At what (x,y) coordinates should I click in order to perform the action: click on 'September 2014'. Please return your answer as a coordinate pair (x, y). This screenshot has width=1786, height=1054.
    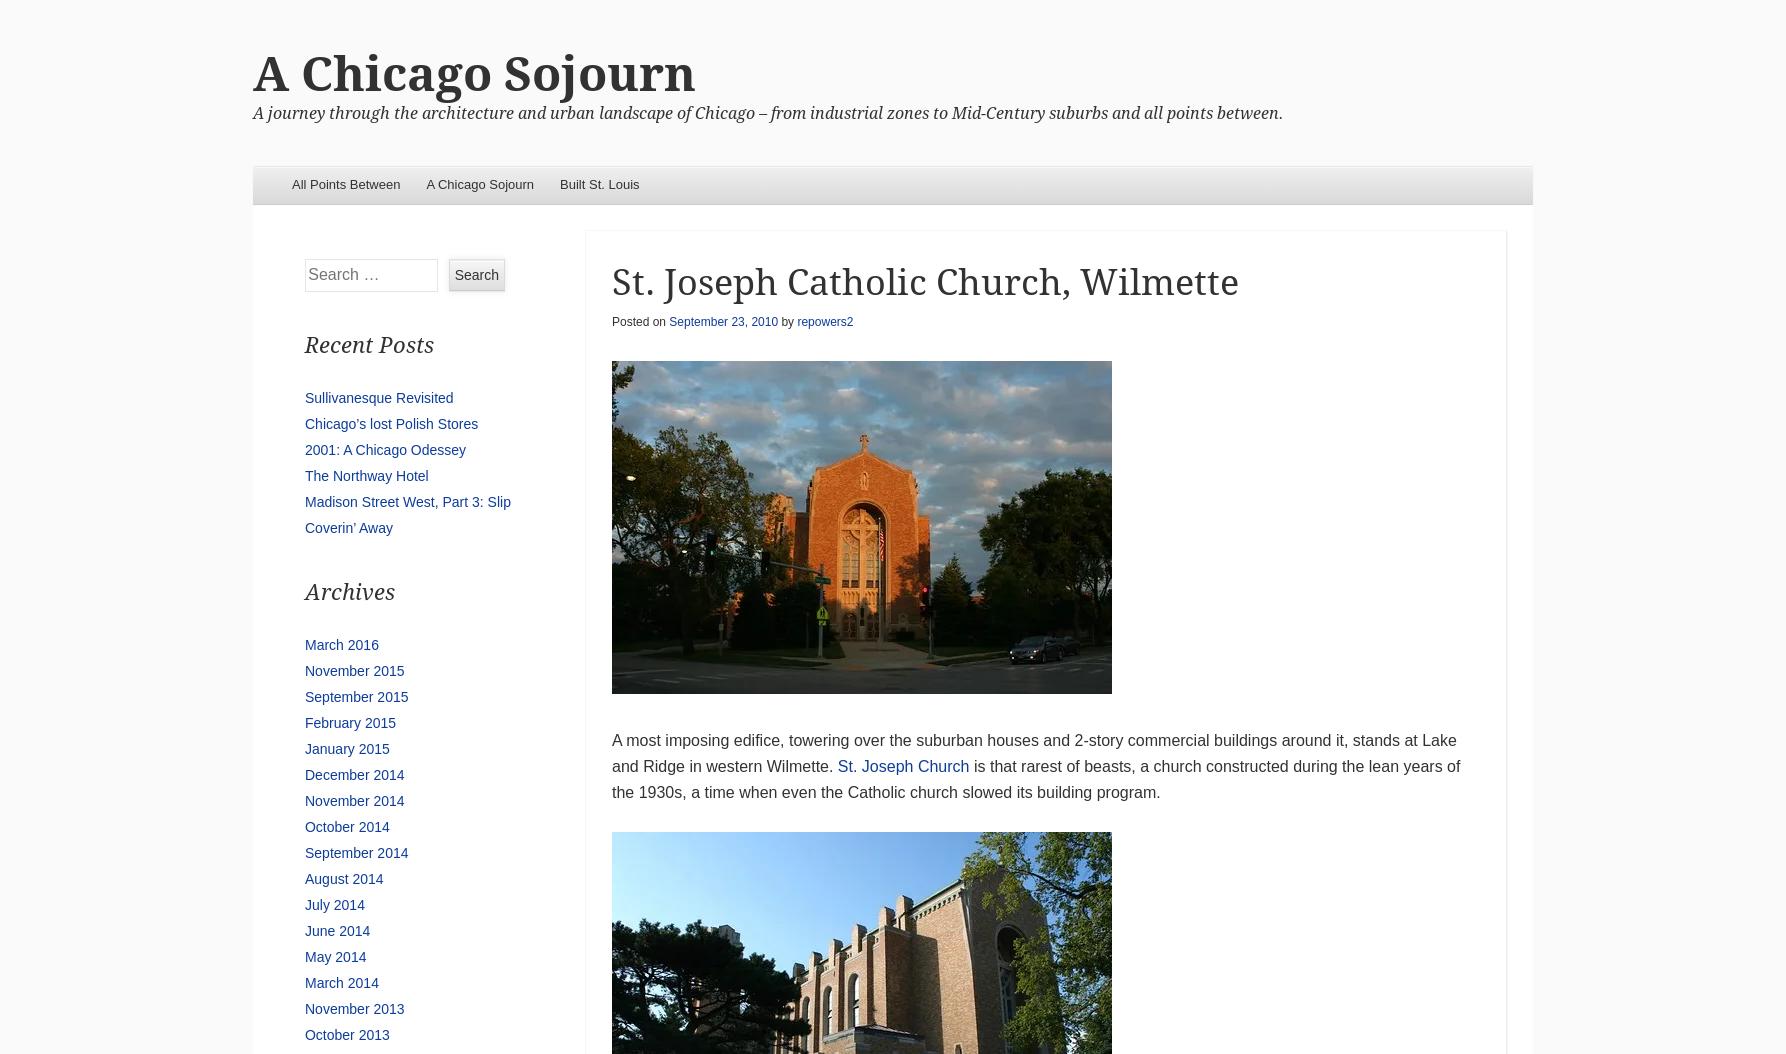
    Looking at the image, I should click on (355, 851).